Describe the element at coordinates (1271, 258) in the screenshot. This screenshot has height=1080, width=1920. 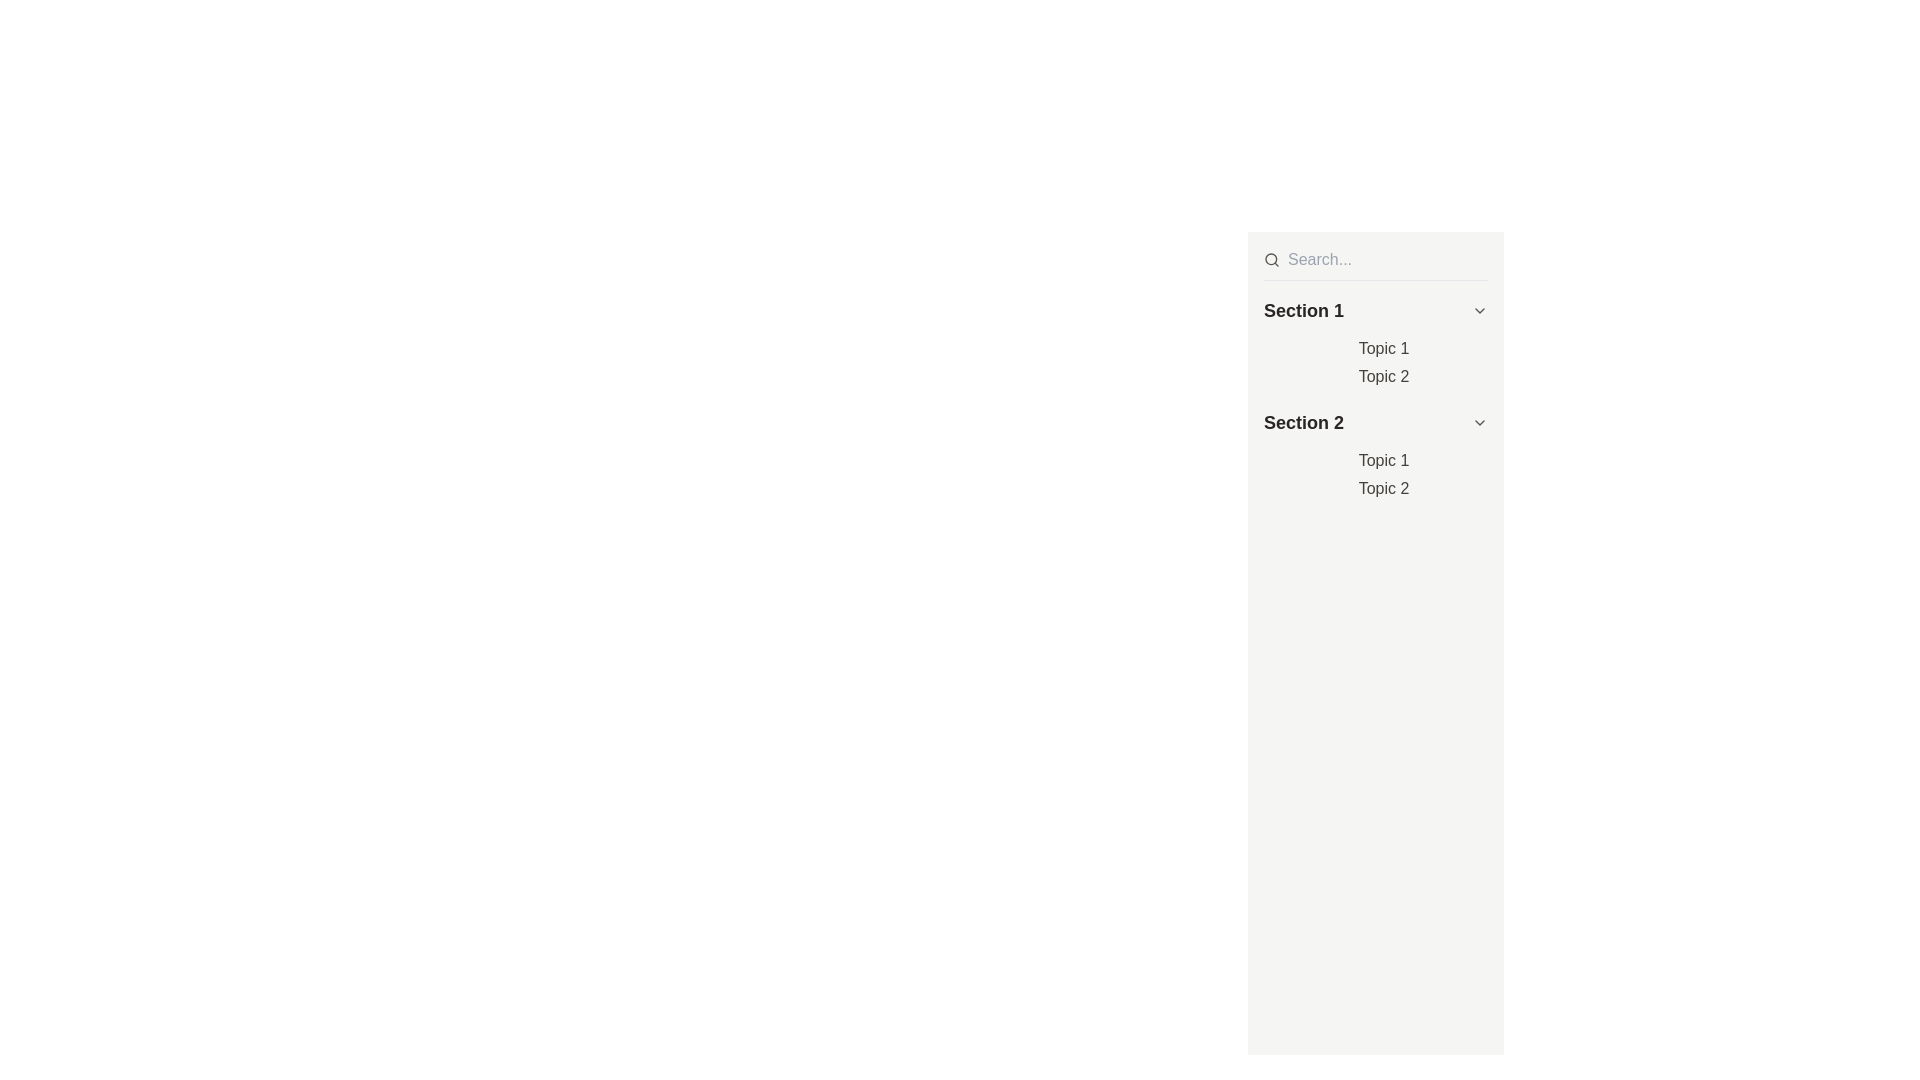
I see `the search icon located on the left side of the search bar` at that location.